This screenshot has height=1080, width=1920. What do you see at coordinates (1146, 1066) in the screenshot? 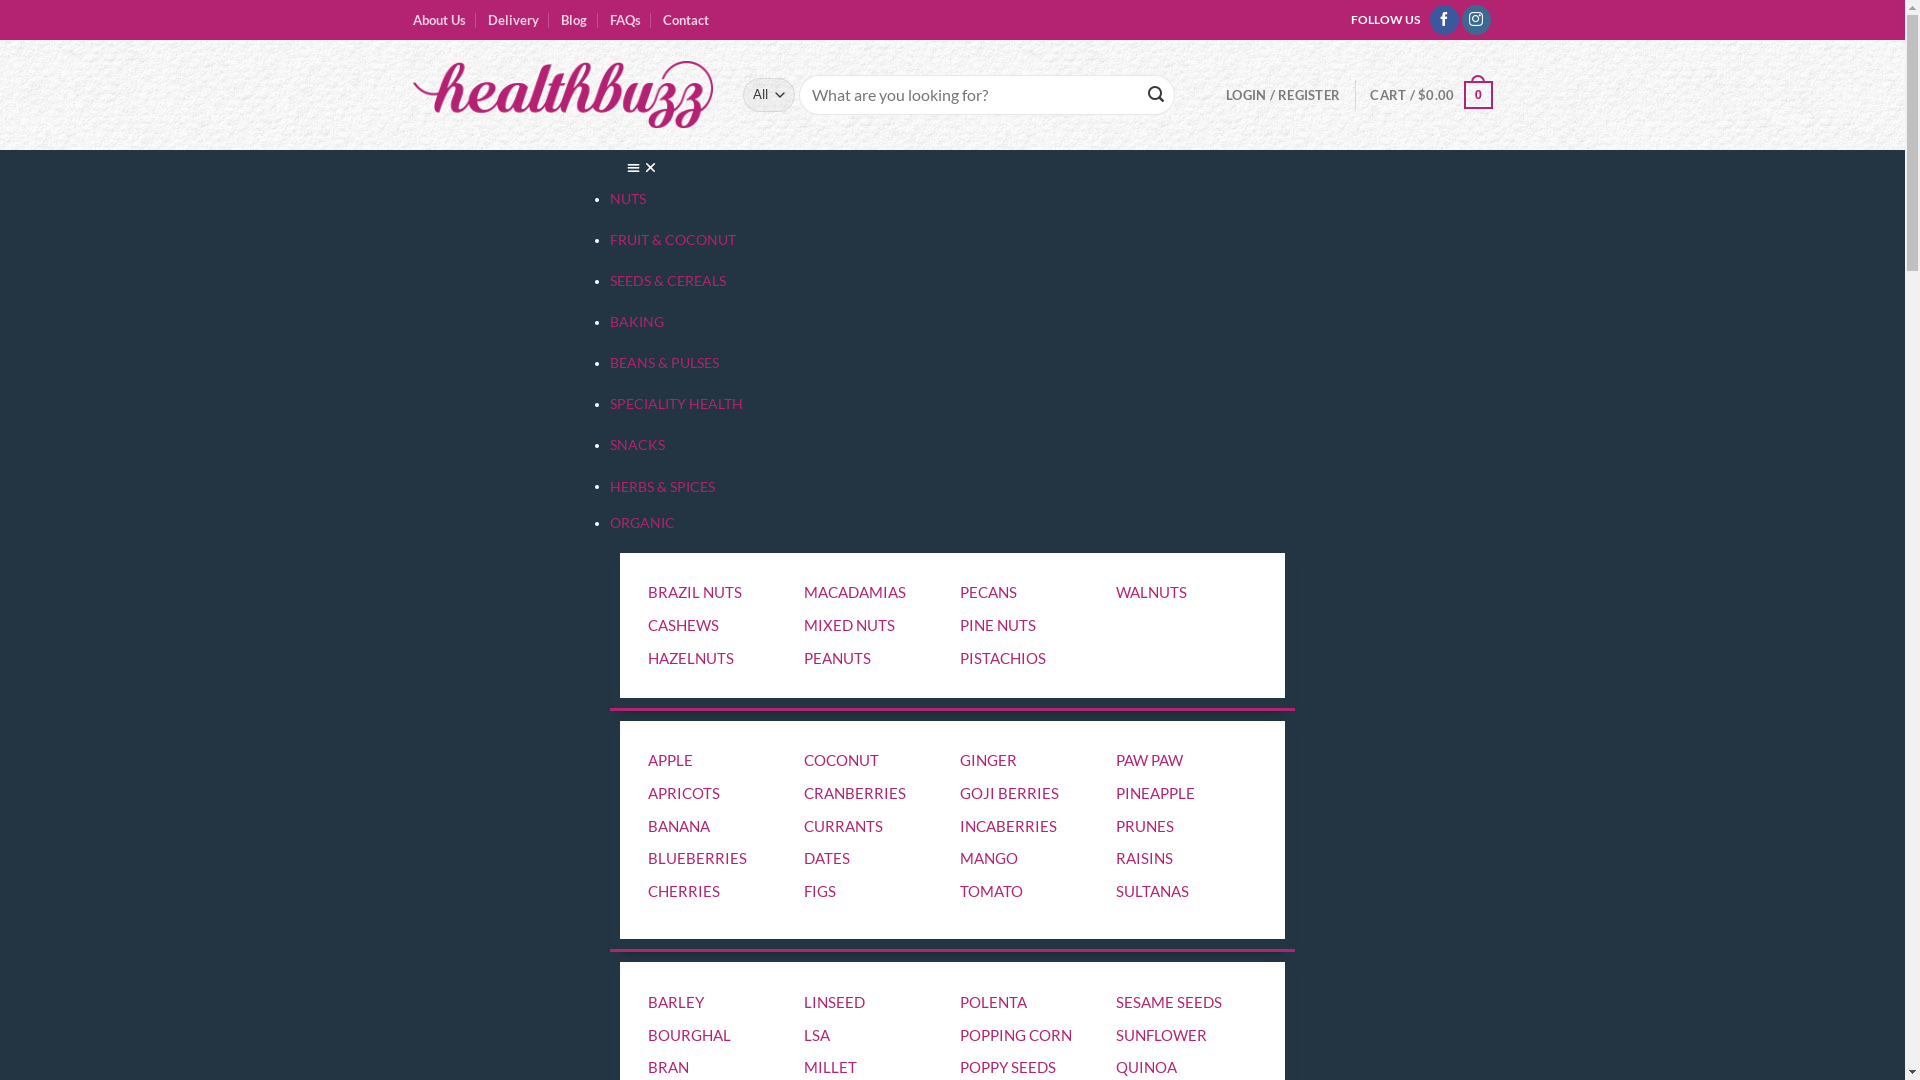
I see `'QUINOA'` at bounding box center [1146, 1066].